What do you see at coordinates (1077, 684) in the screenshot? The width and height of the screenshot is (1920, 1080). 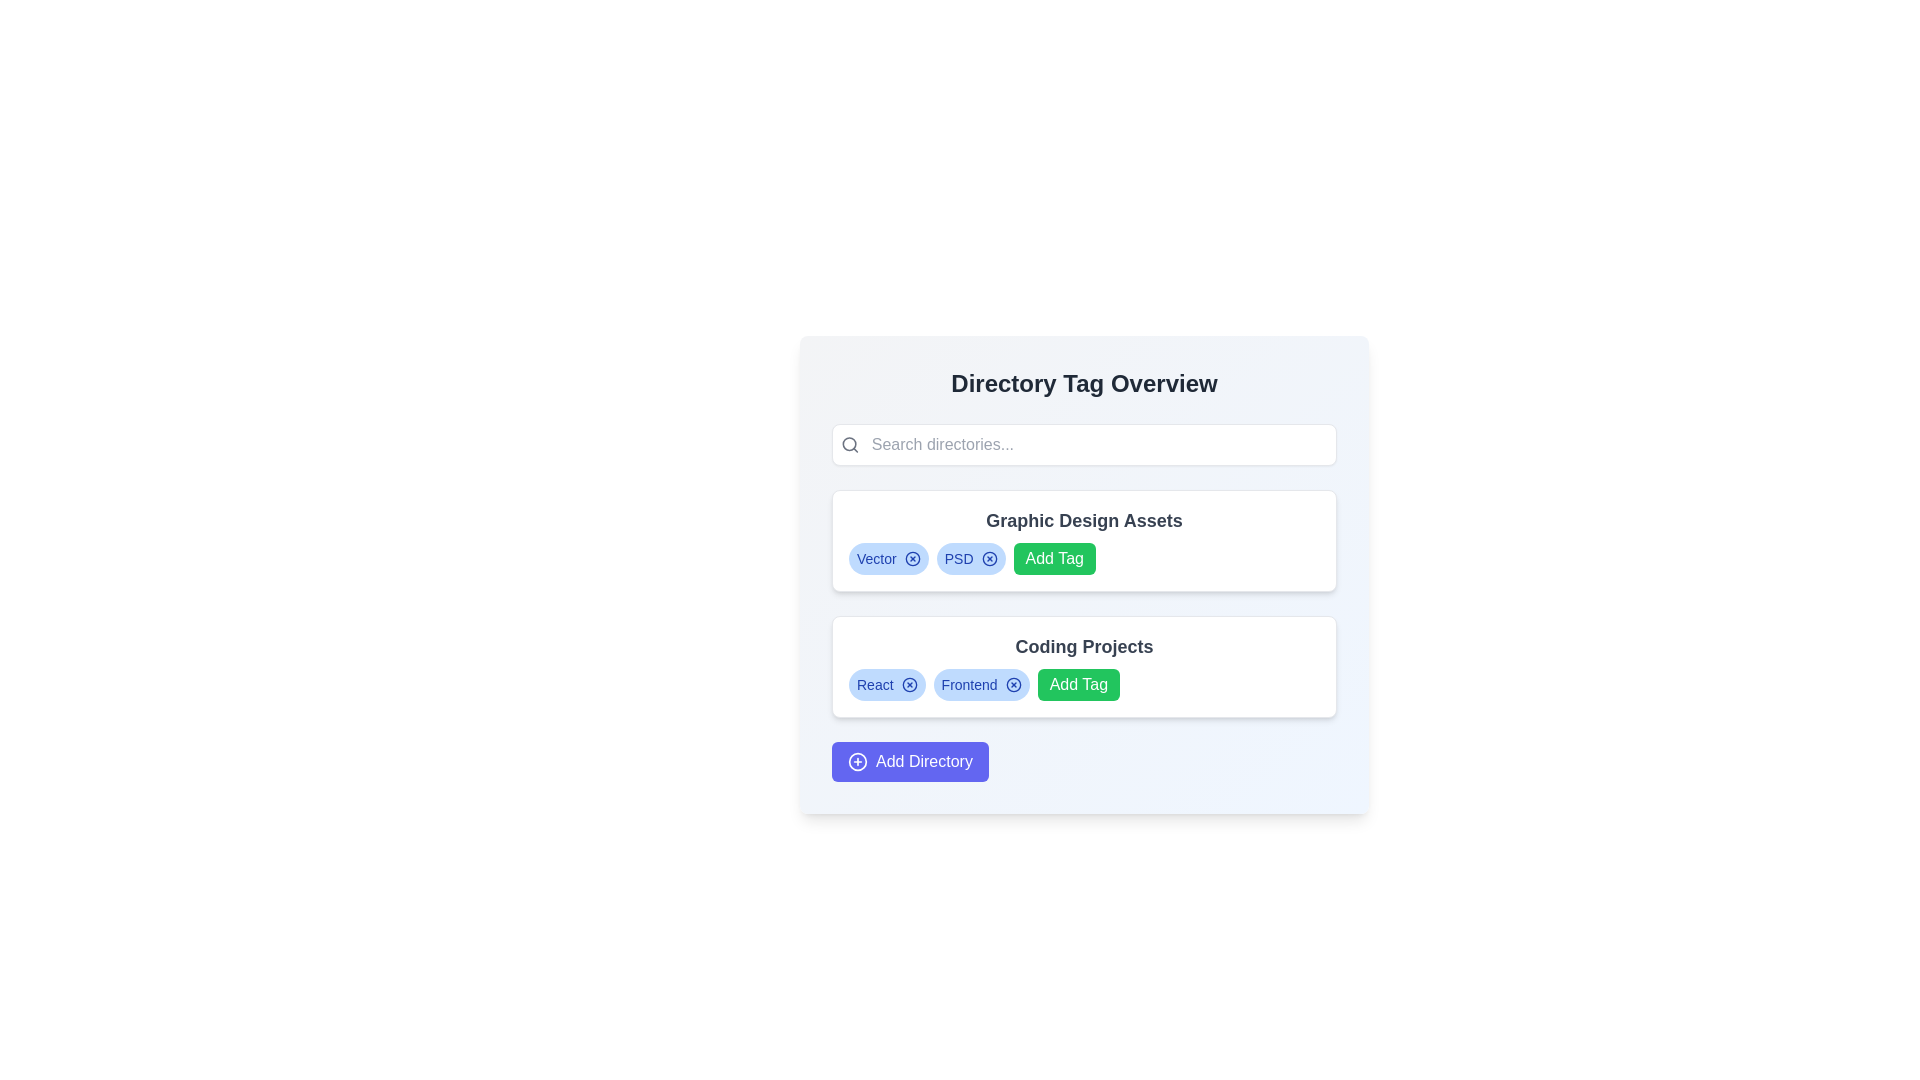 I see `the button to the right of the 'Coding Projects' section, which allows users` at bounding box center [1077, 684].